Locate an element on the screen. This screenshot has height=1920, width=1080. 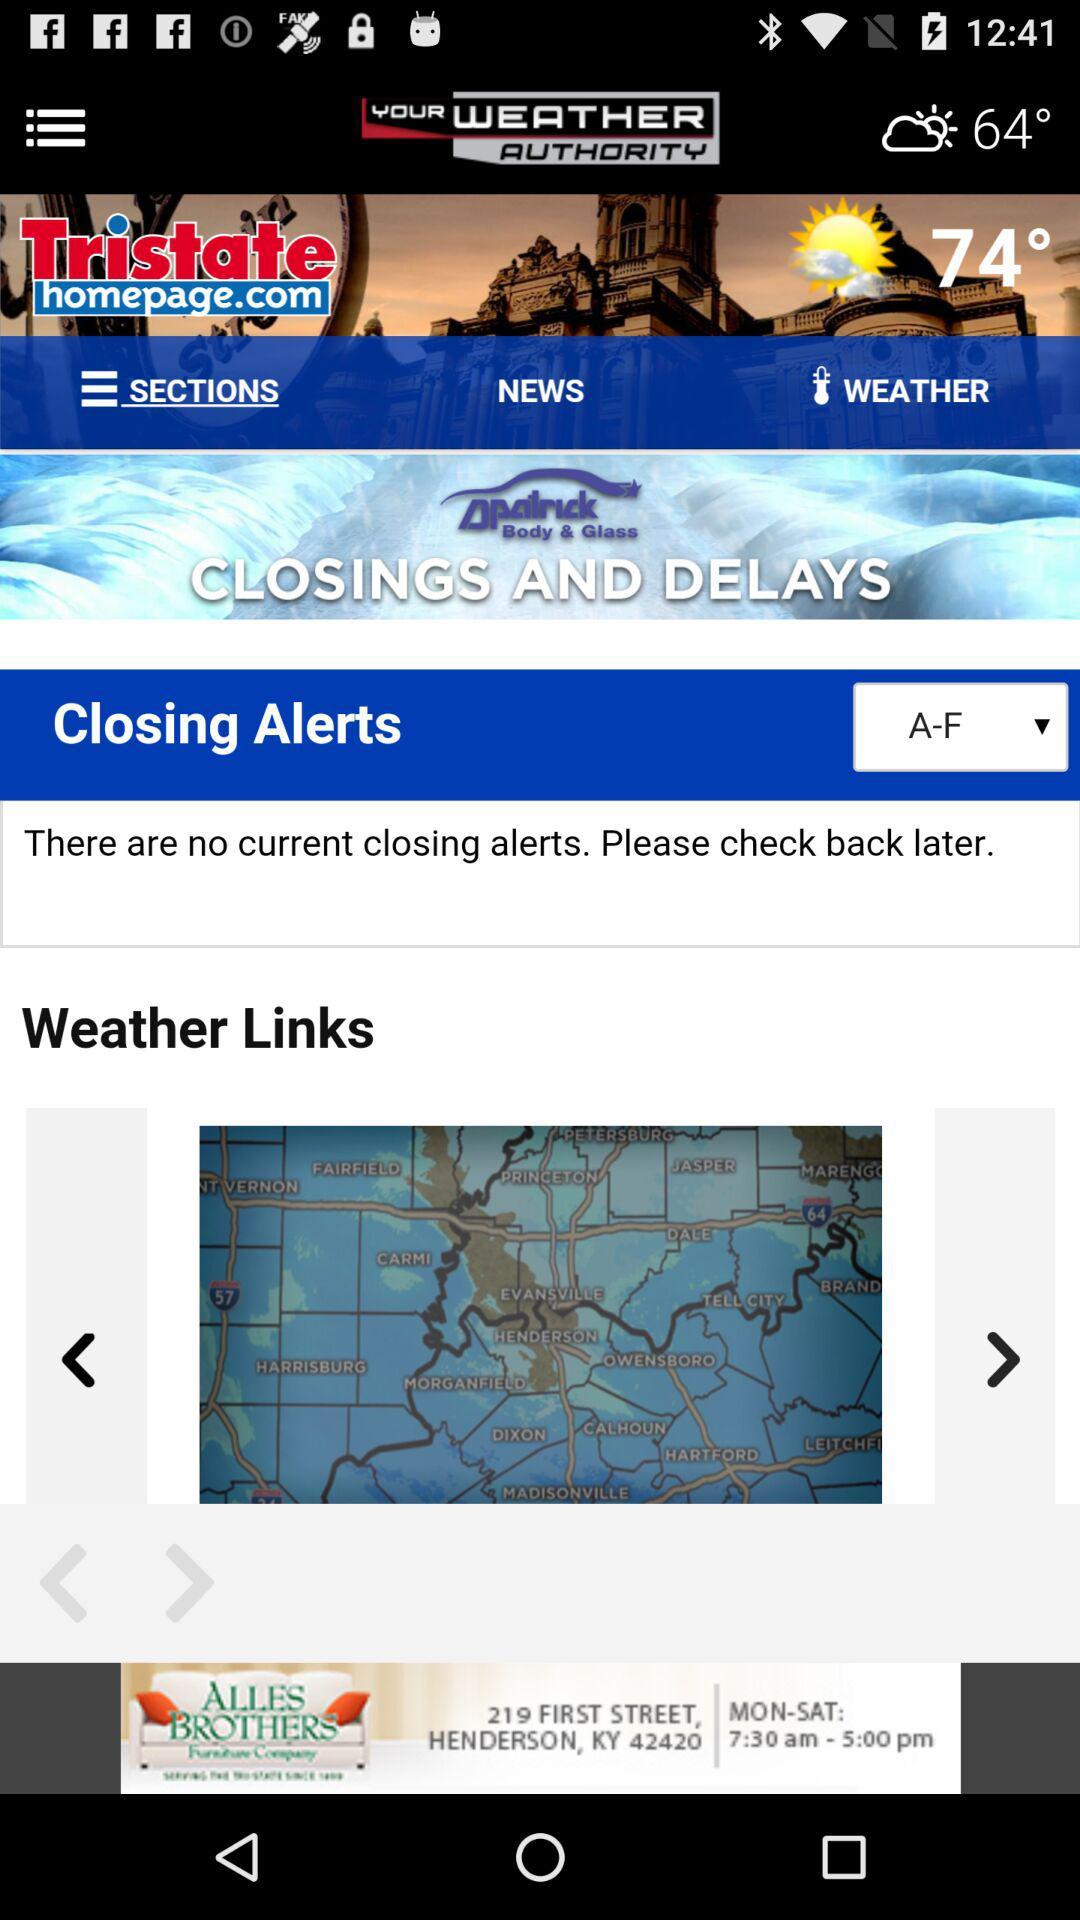
header option is located at coordinates (540, 127).